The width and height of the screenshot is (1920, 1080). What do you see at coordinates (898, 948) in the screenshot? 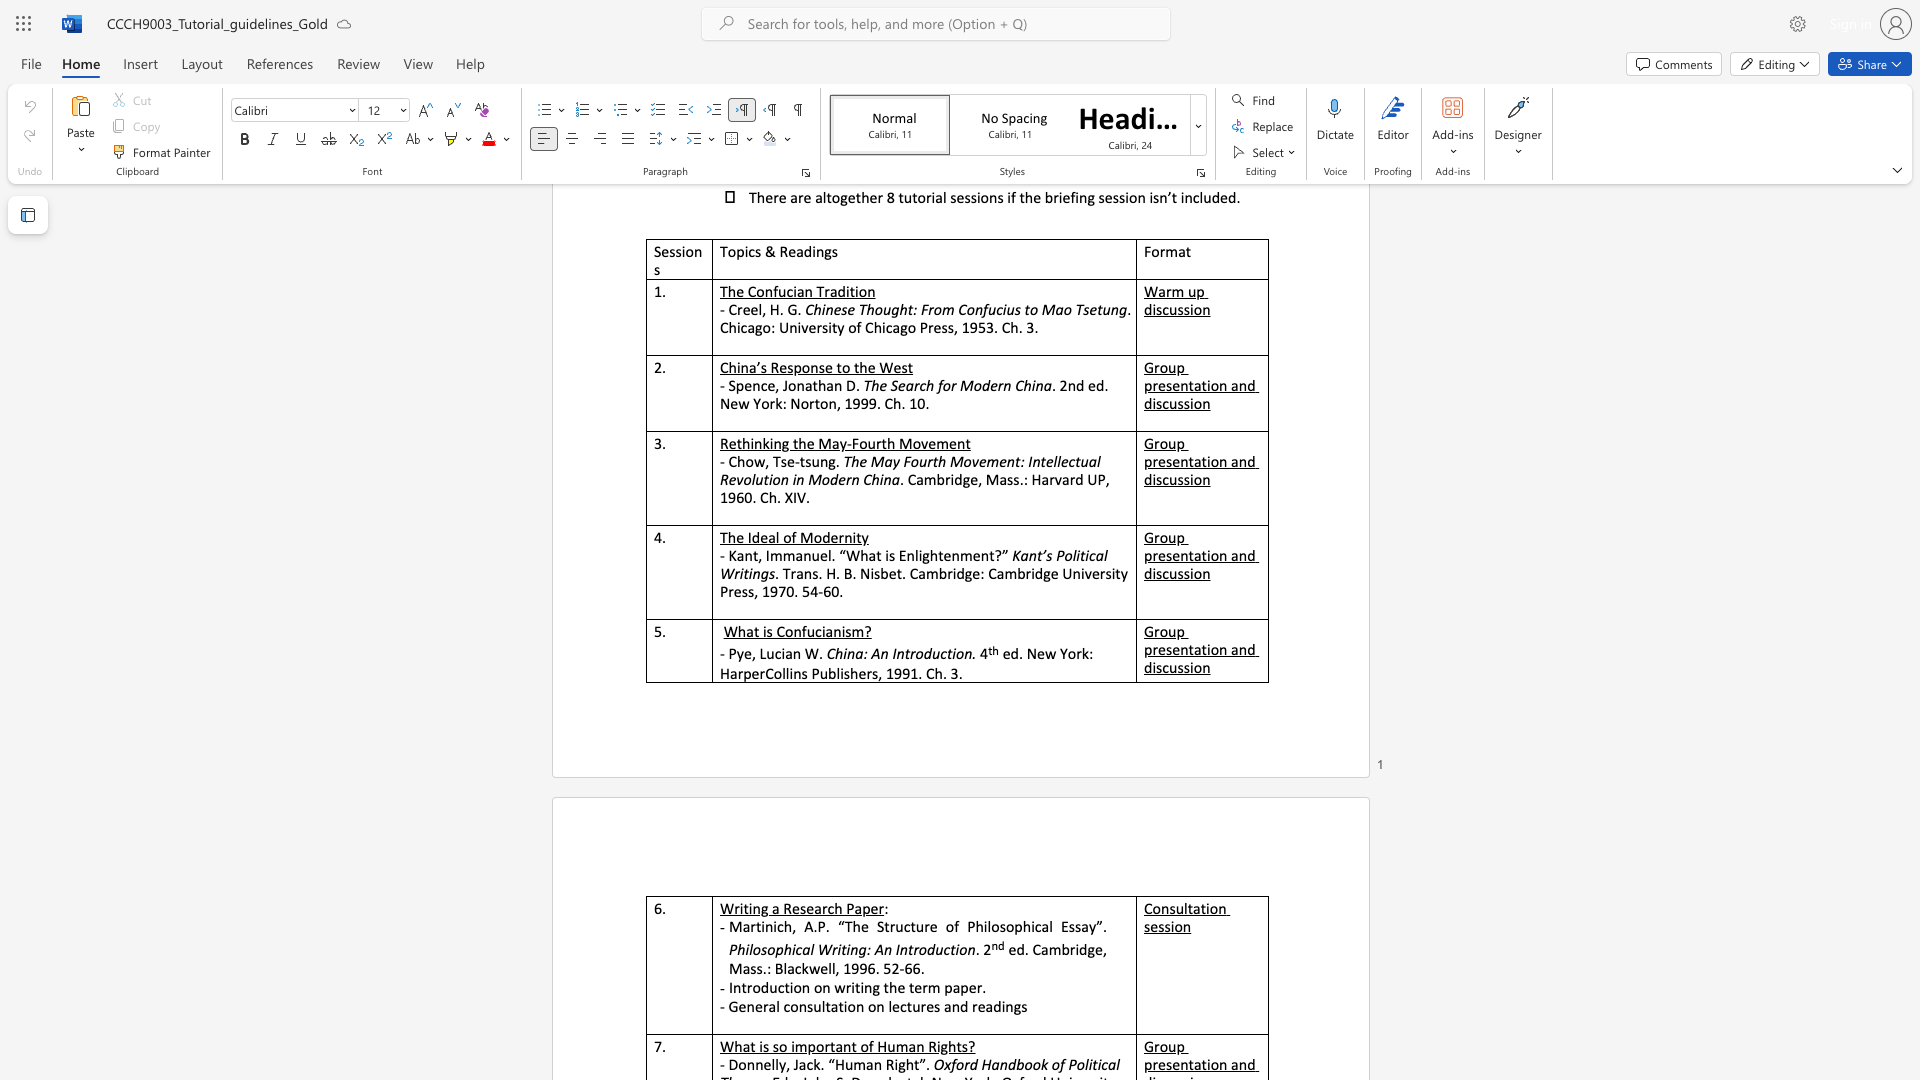
I see `the subset text "ntrod" within the text "Philosophical Writing: An Introduction"` at bounding box center [898, 948].